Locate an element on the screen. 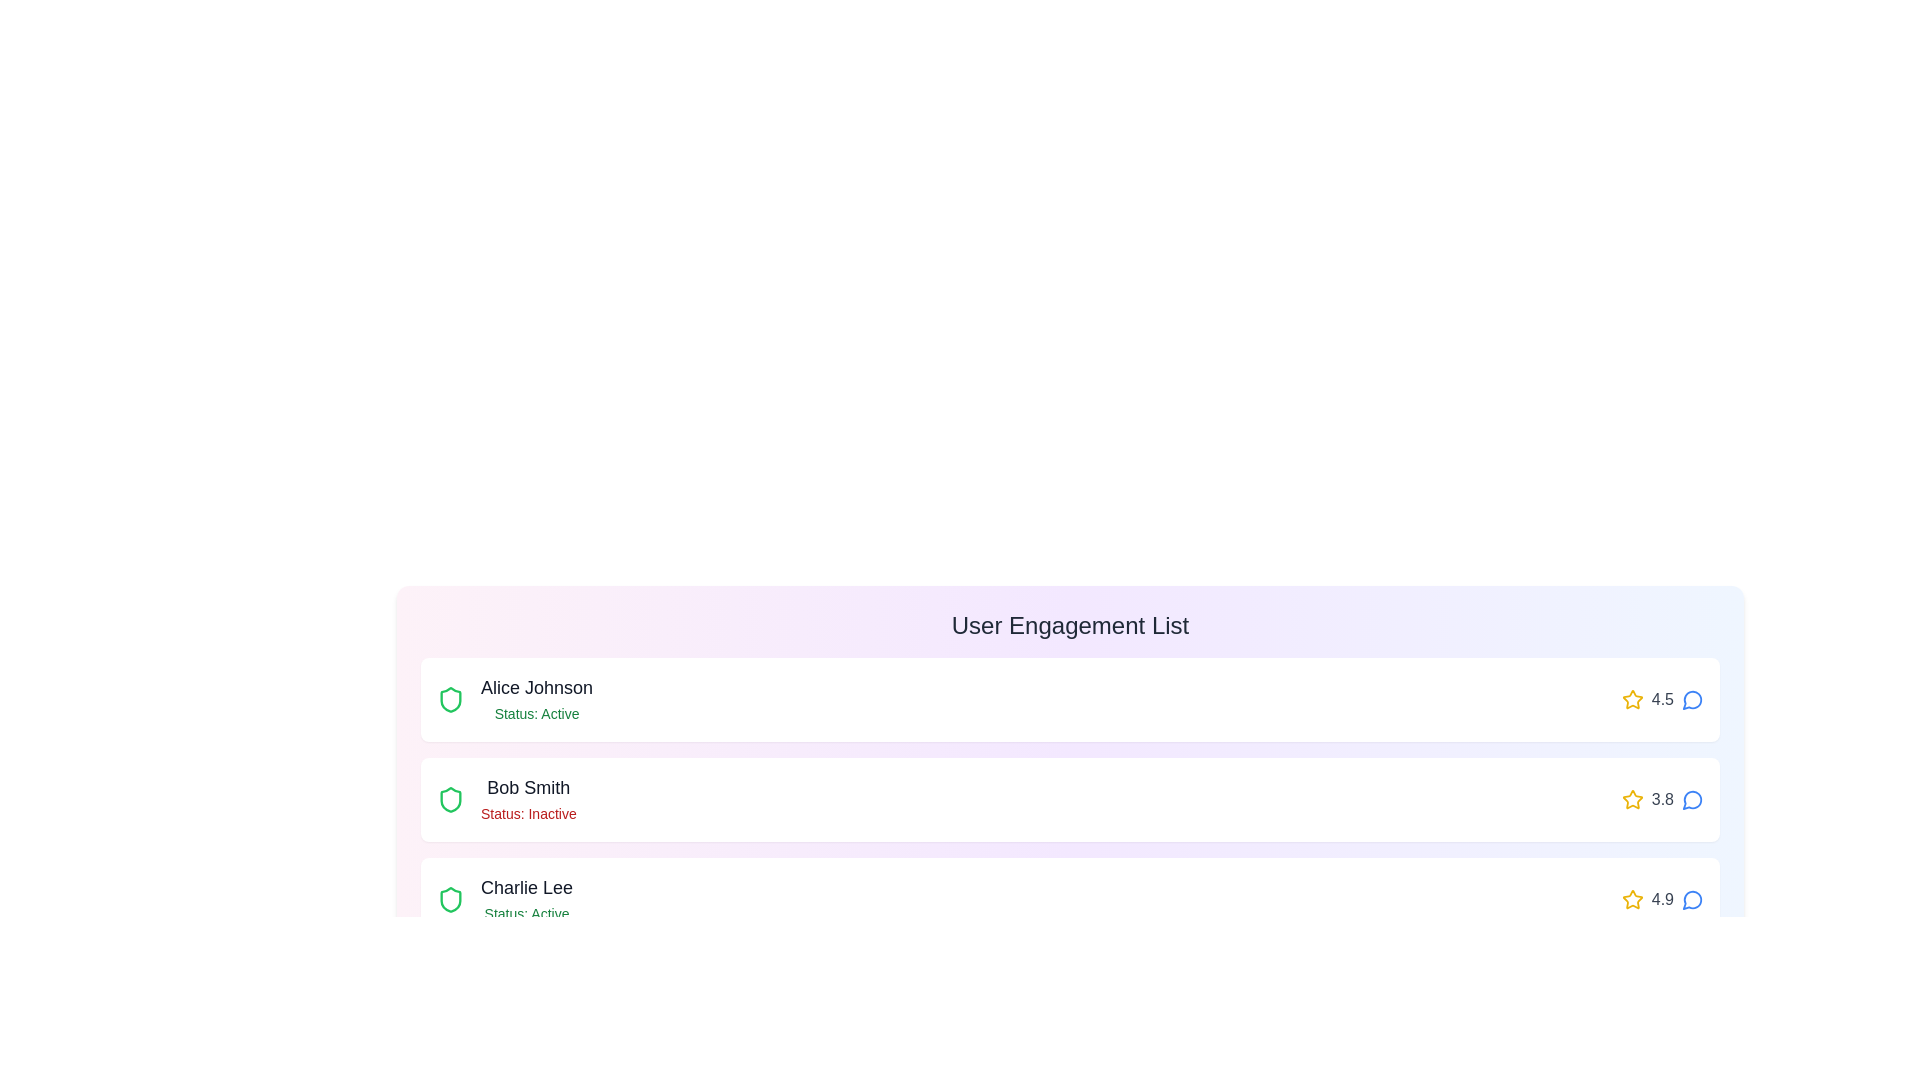  the message icon next to the user Bob Smith is located at coordinates (1692, 798).